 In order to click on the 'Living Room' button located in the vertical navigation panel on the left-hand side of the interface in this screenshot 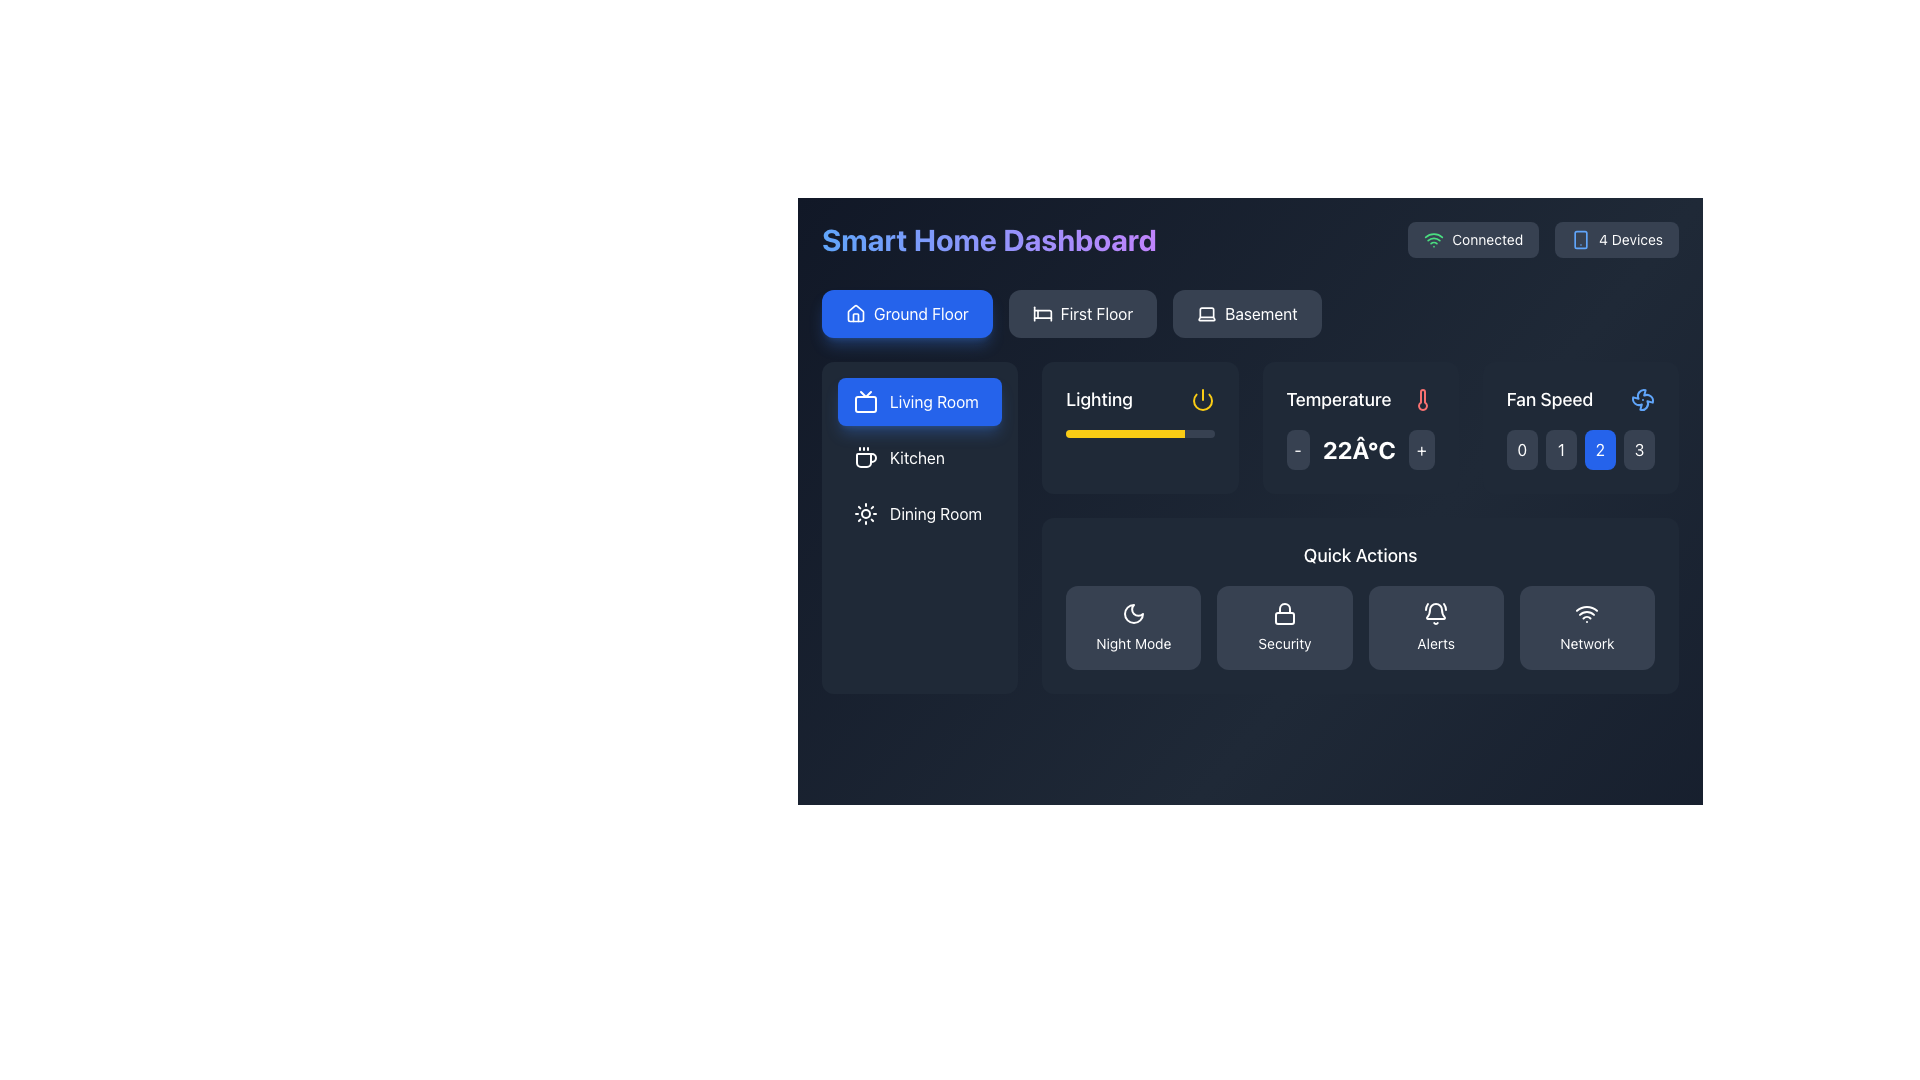, I will do `click(919, 401)`.